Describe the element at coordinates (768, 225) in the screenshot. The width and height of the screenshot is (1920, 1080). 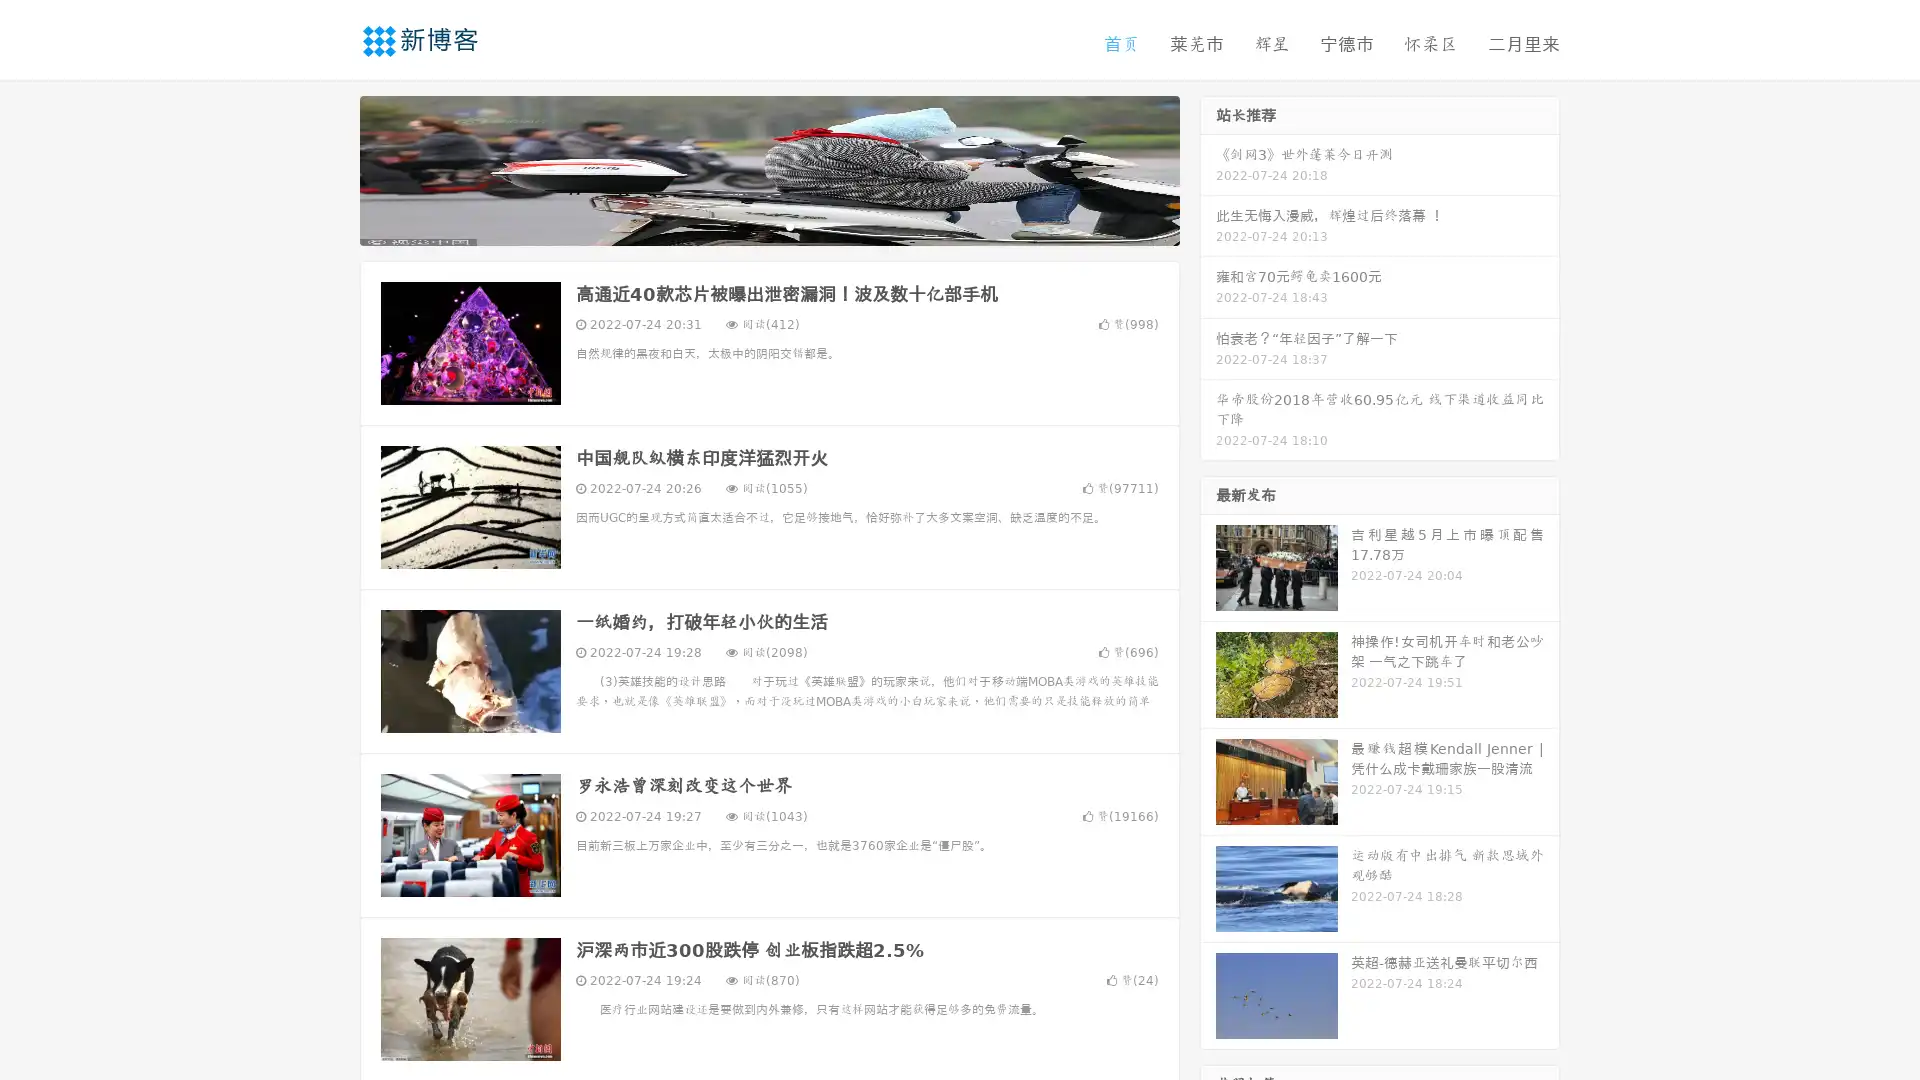
I see `Go to slide 2` at that location.